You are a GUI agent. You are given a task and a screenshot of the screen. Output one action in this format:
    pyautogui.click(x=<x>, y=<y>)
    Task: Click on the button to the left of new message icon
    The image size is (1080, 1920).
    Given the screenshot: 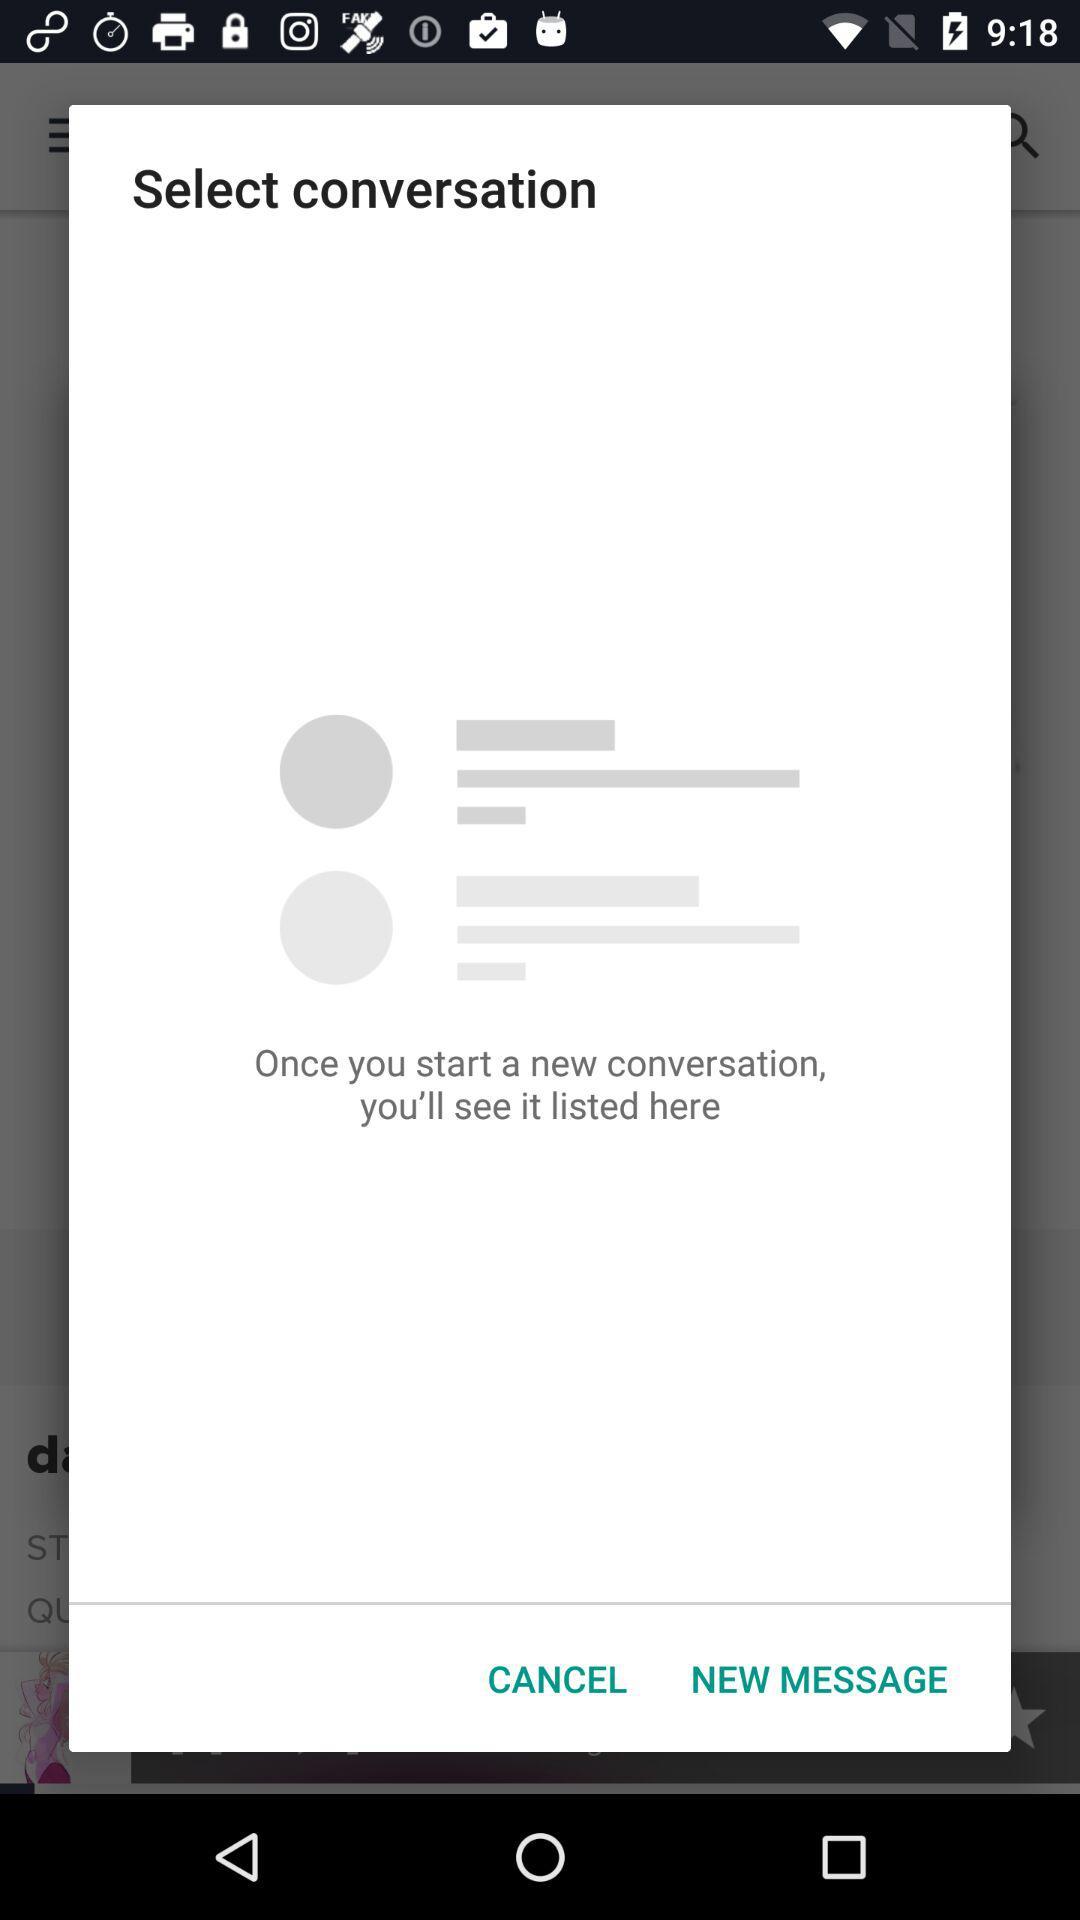 What is the action you would take?
    pyautogui.click(x=557, y=1678)
    